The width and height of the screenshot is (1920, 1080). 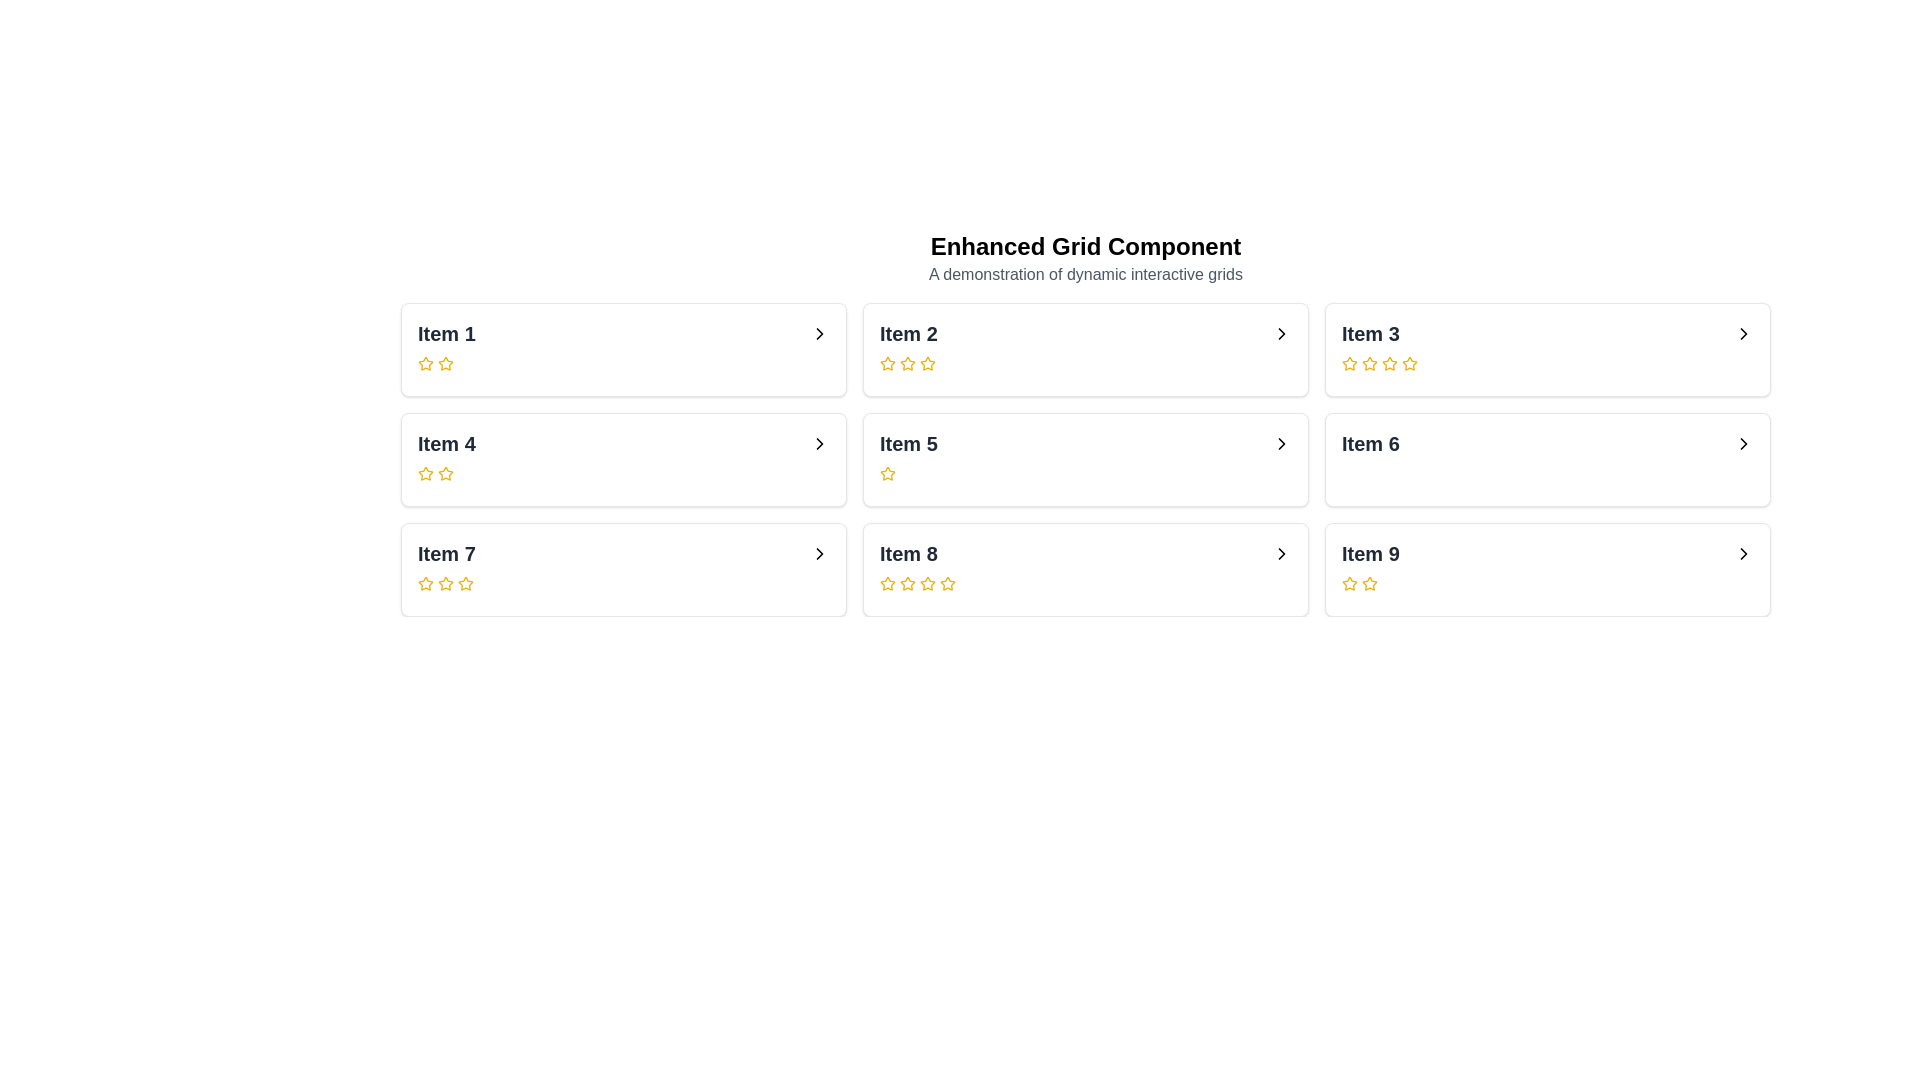 What do you see at coordinates (1547, 333) in the screenshot?
I see `the 'Item 3' element in the top-right corner of the grid layout` at bounding box center [1547, 333].